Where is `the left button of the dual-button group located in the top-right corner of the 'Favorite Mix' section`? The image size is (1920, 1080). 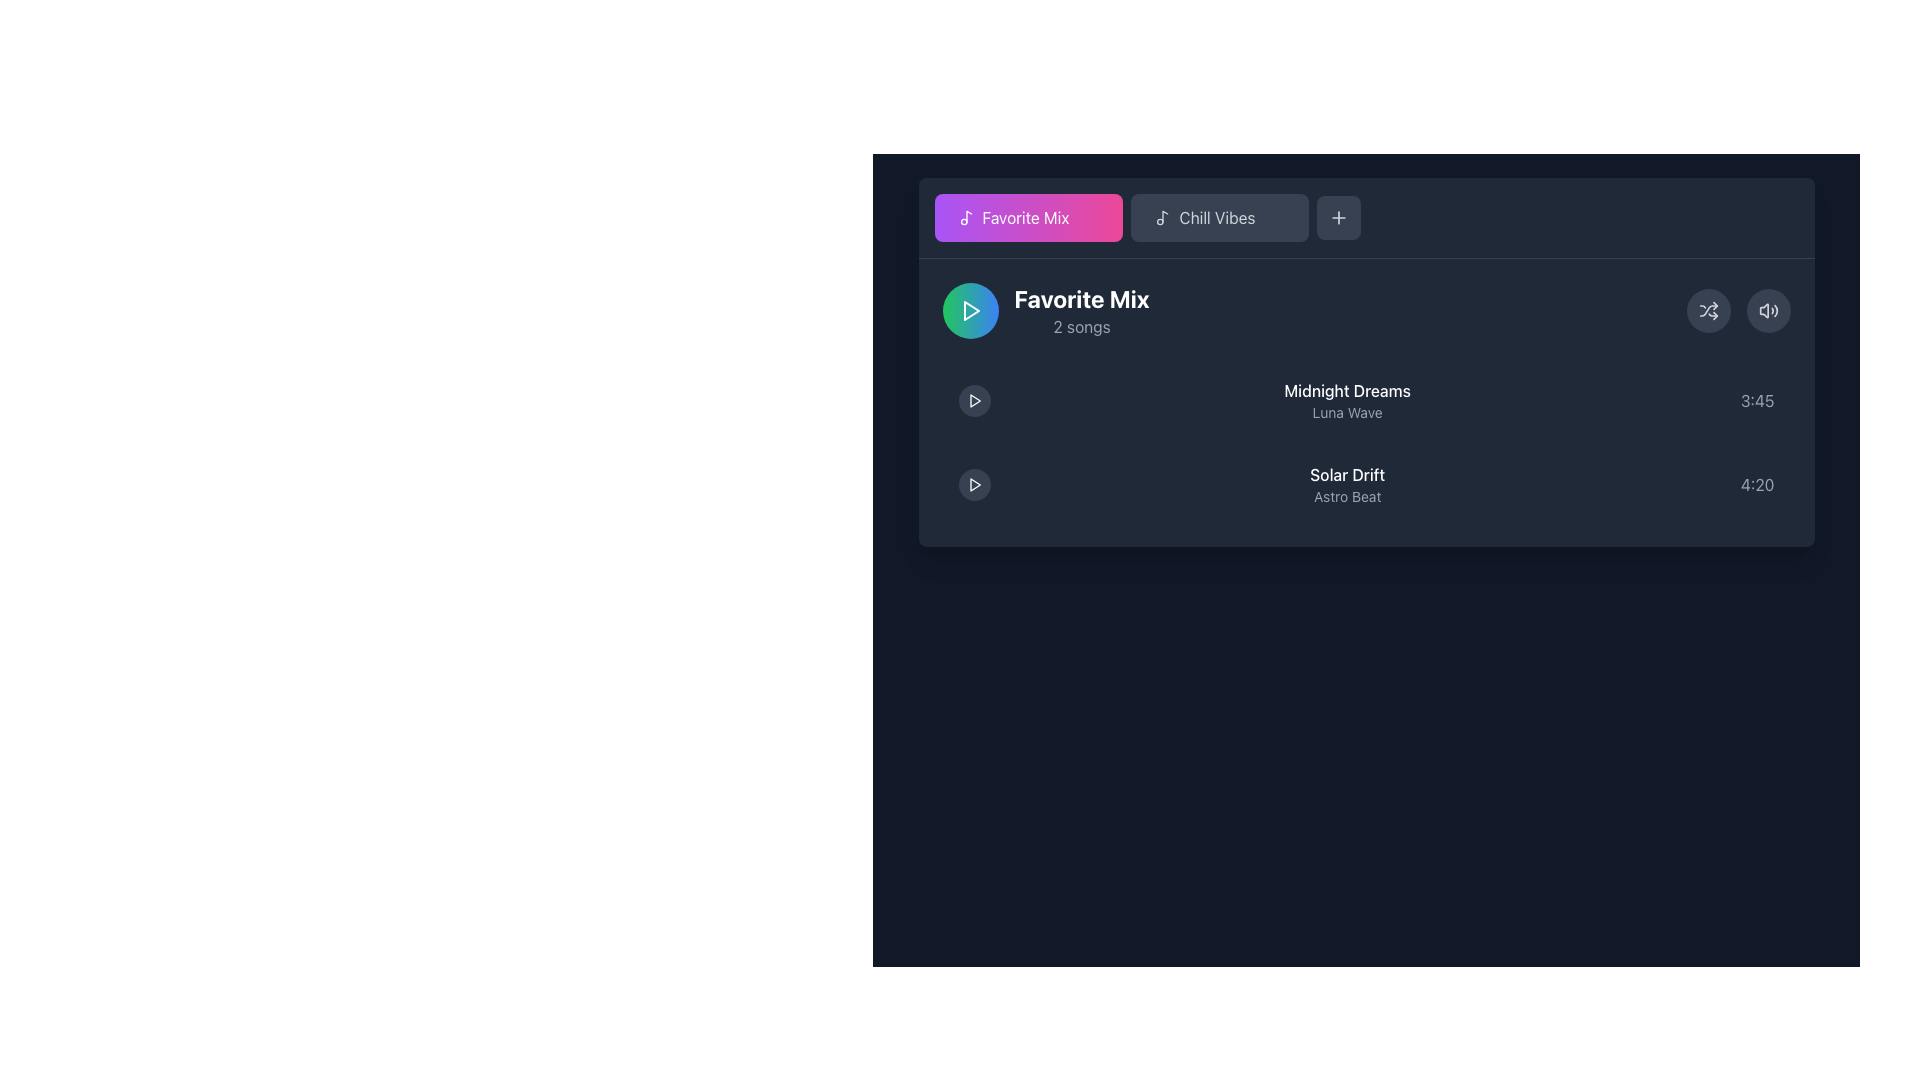
the left button of the dual-button group located in the top-right corner of the 'Favorite Mix' section is located at coordinates (1737, 311).